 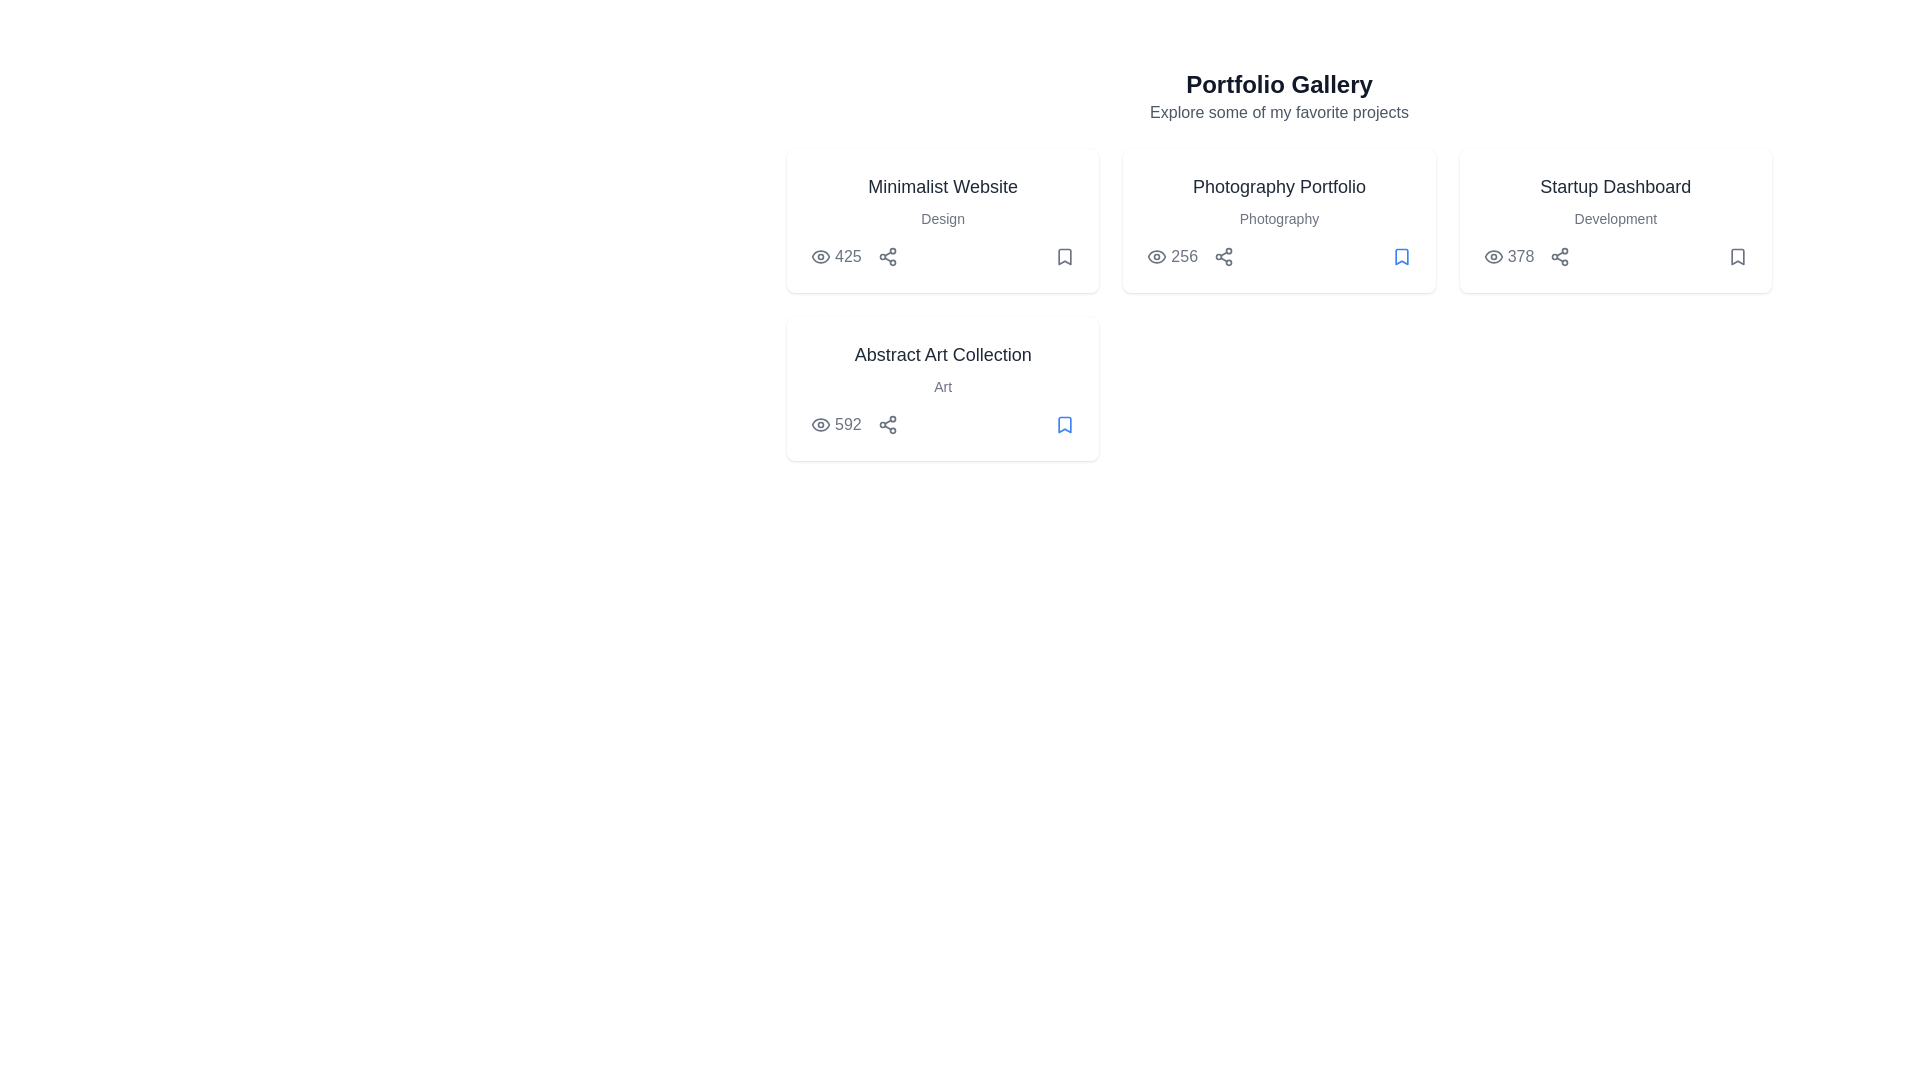 I want to click on the blue bookmark icon button located at the bottom-right corner of the last card in the gallery to bookmark the item, so click(x=1064, y=423).